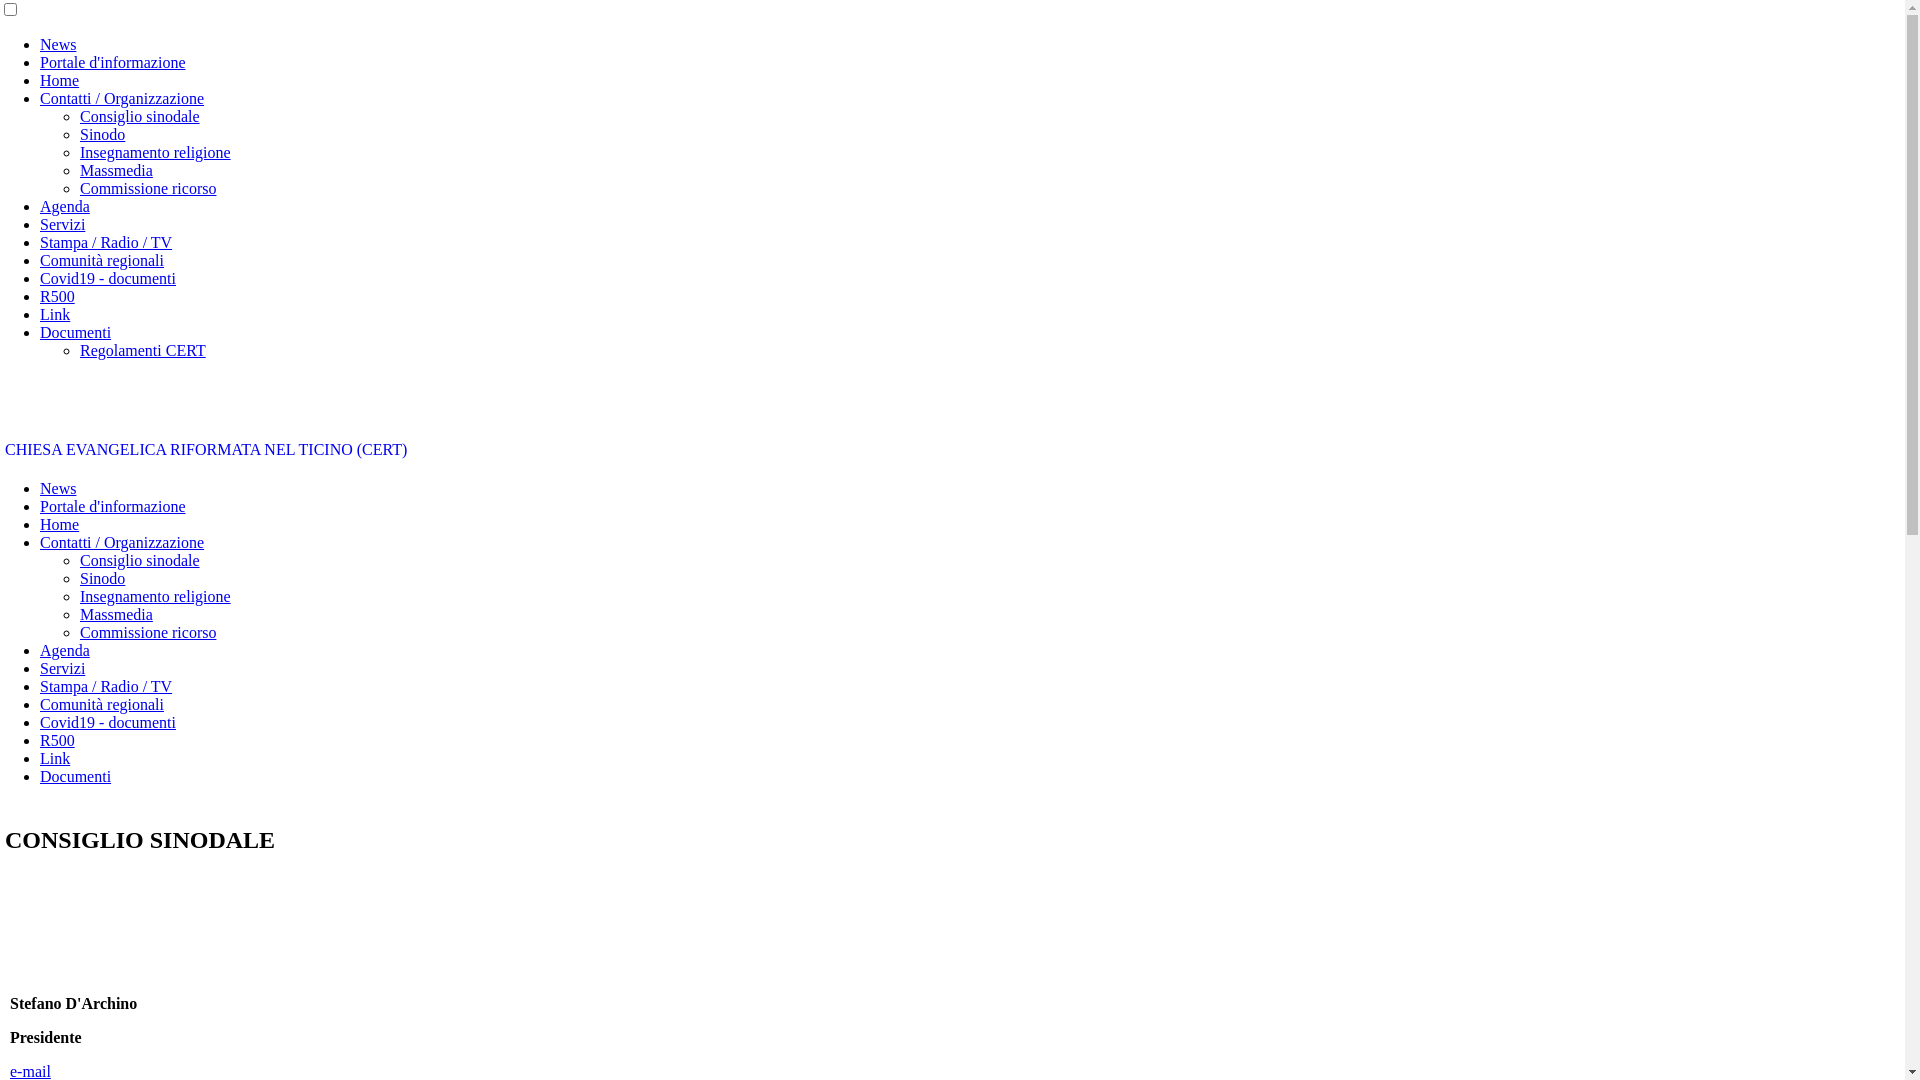 Image resolution: width=1920 pixels, height=1080 pixels. Describe the element at coordinates (39, 278) in the screenshot. I see `'Covid19 - documenti'` at that location.